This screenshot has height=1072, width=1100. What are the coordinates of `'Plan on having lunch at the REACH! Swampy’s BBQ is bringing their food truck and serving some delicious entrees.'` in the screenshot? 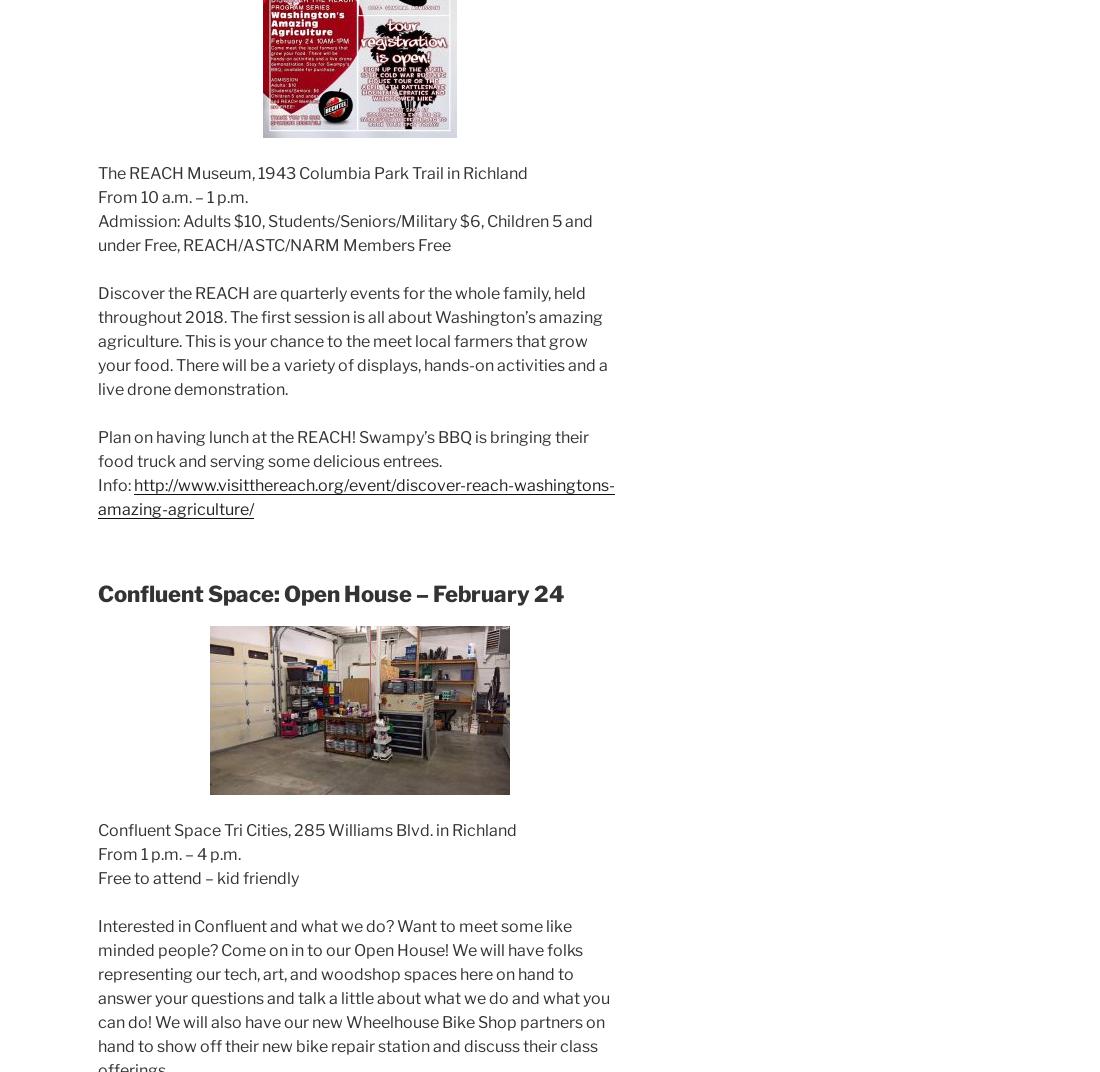 It's located at (342, 447).